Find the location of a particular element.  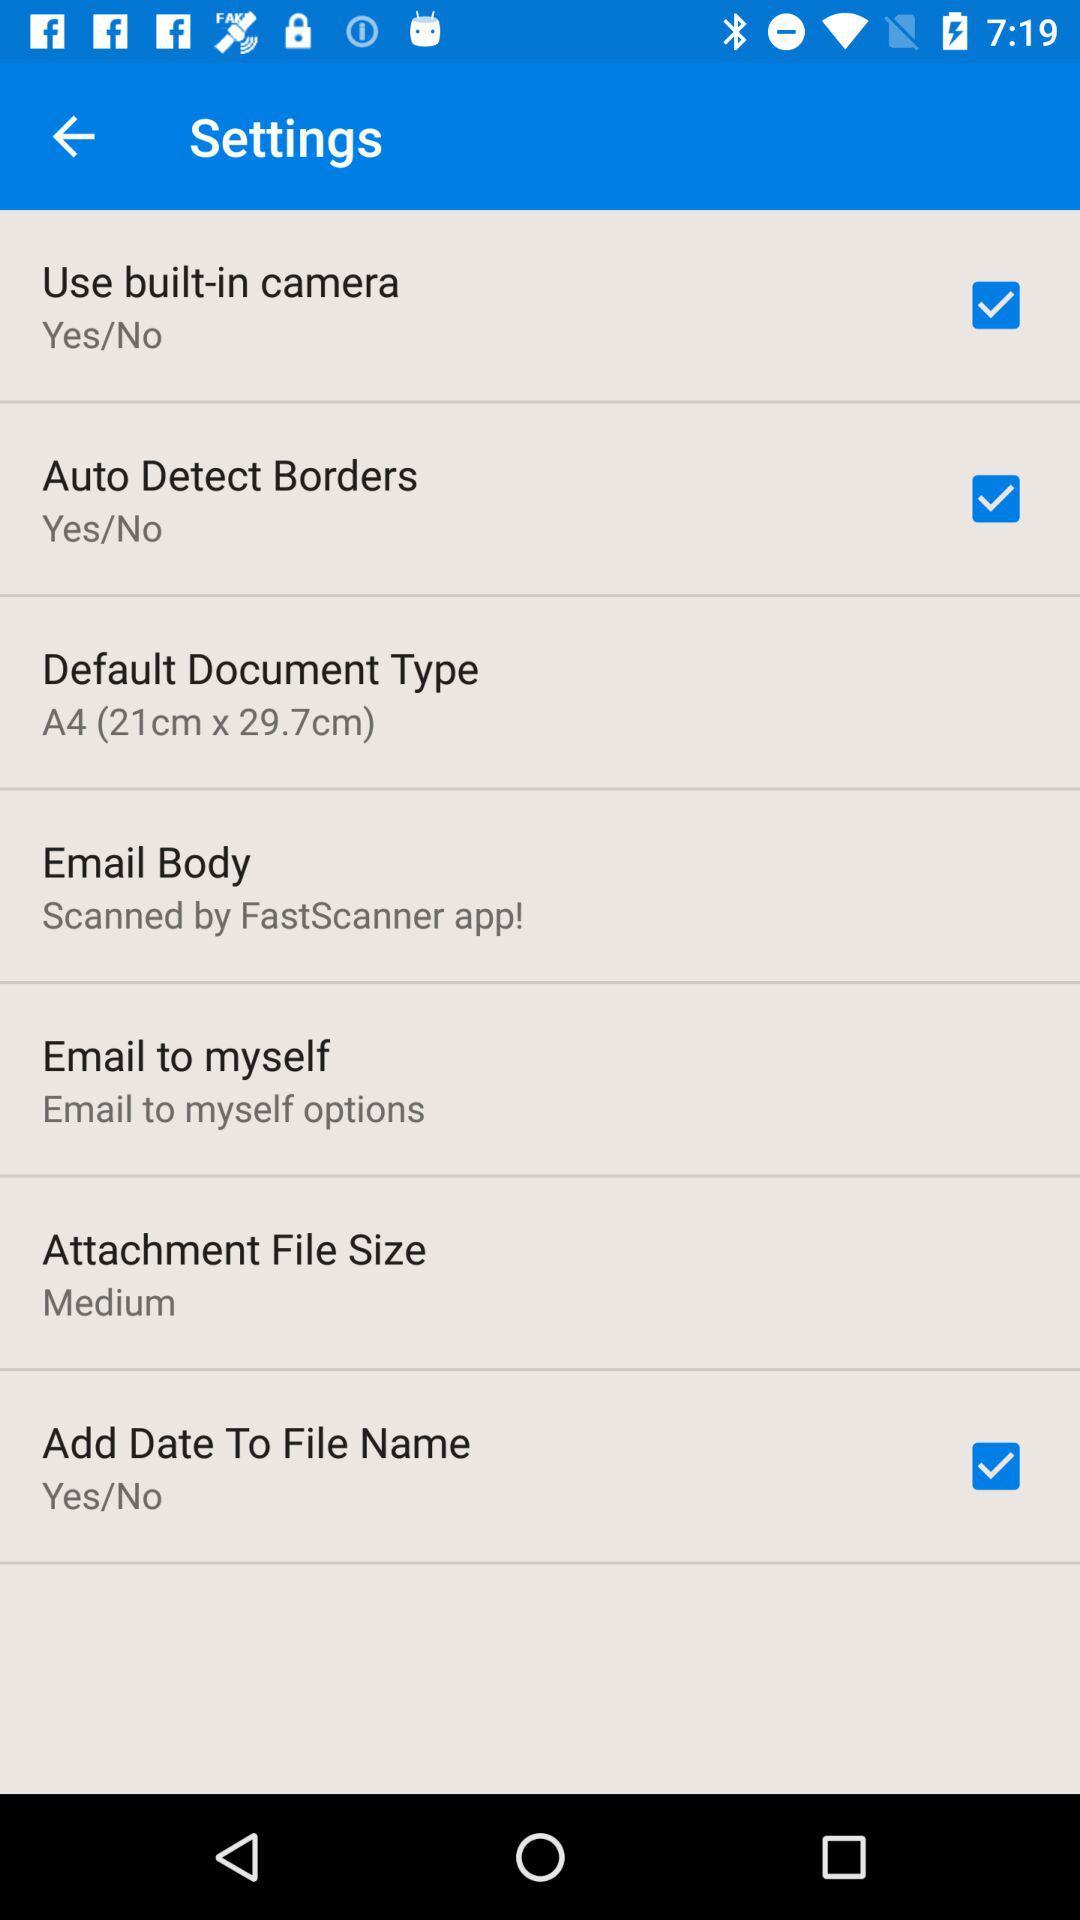

item above the a4 21cm x is located at coordinates (259, 667).